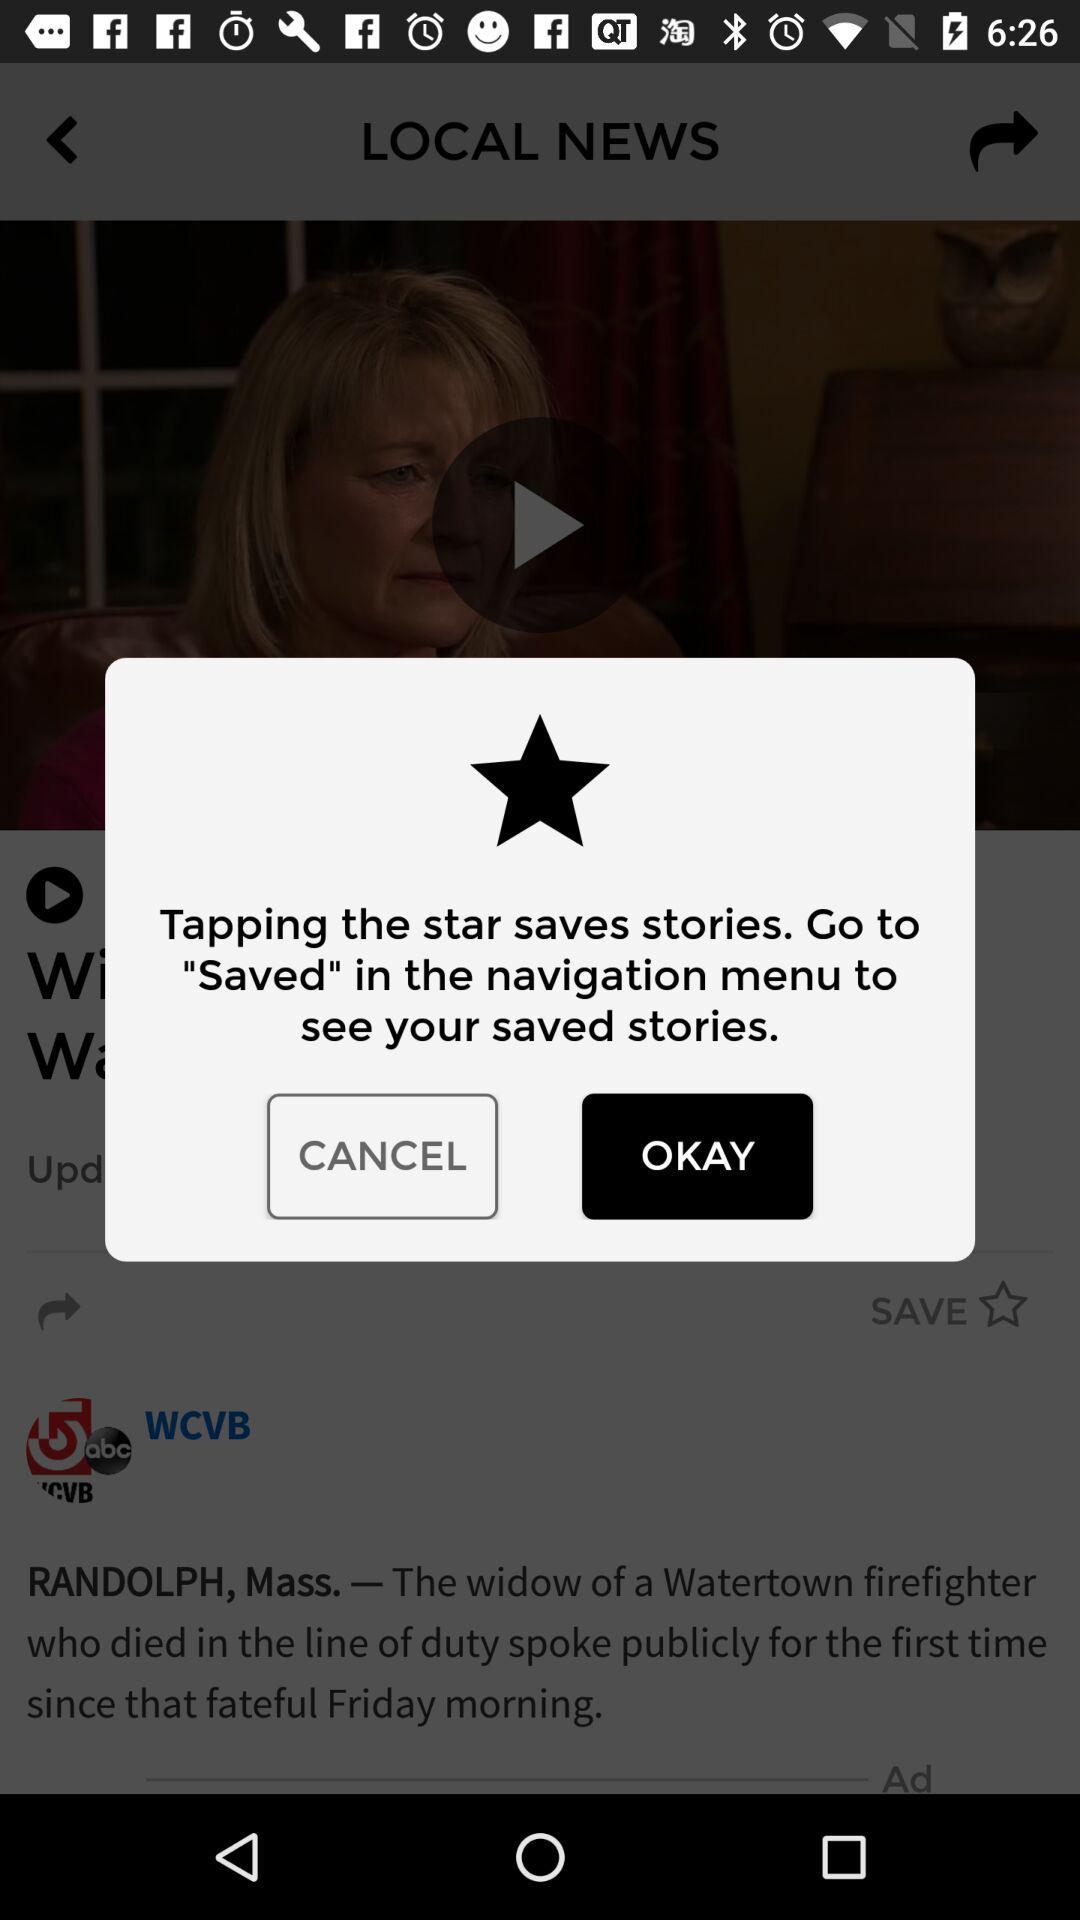 Image resolution: width=1080 pixels, height=1920 pixels. I want to click on the redo icon, so click(1003, 140).